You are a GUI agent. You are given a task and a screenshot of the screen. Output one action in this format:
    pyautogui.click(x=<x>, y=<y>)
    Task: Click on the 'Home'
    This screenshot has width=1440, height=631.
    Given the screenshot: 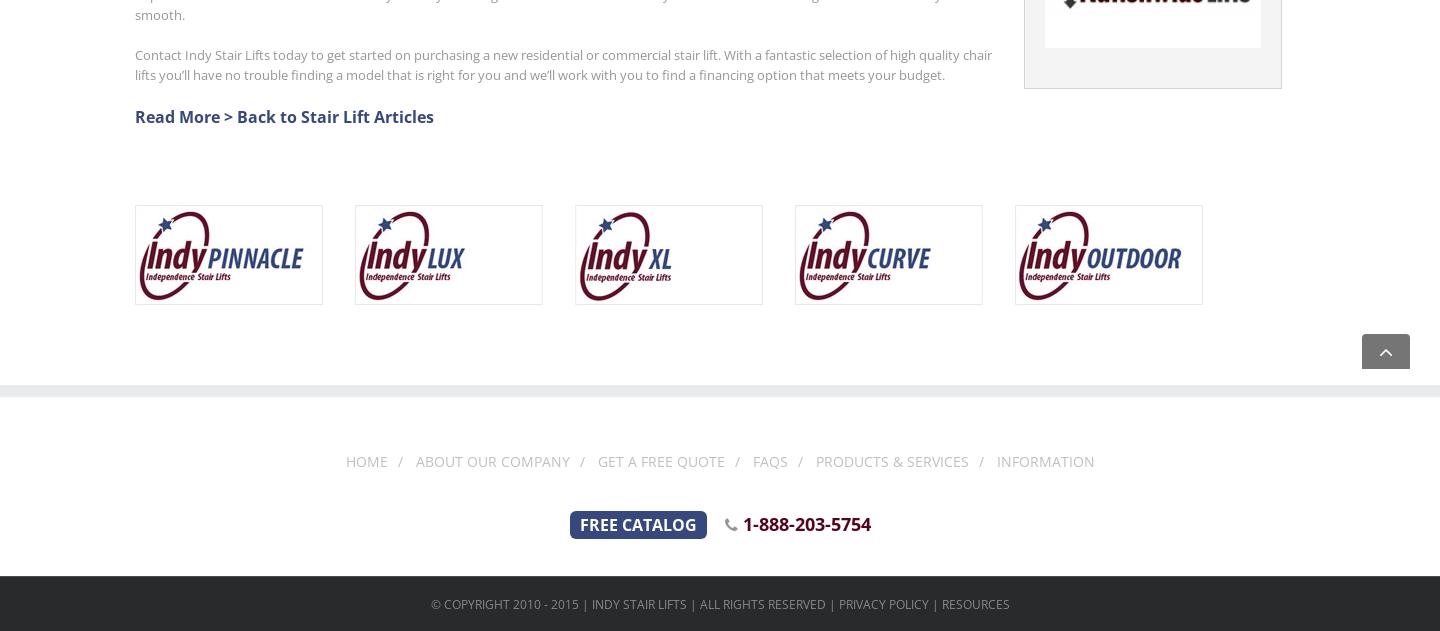 What is the action you would take?
    pyautogui.click(x=345, y=461)
    